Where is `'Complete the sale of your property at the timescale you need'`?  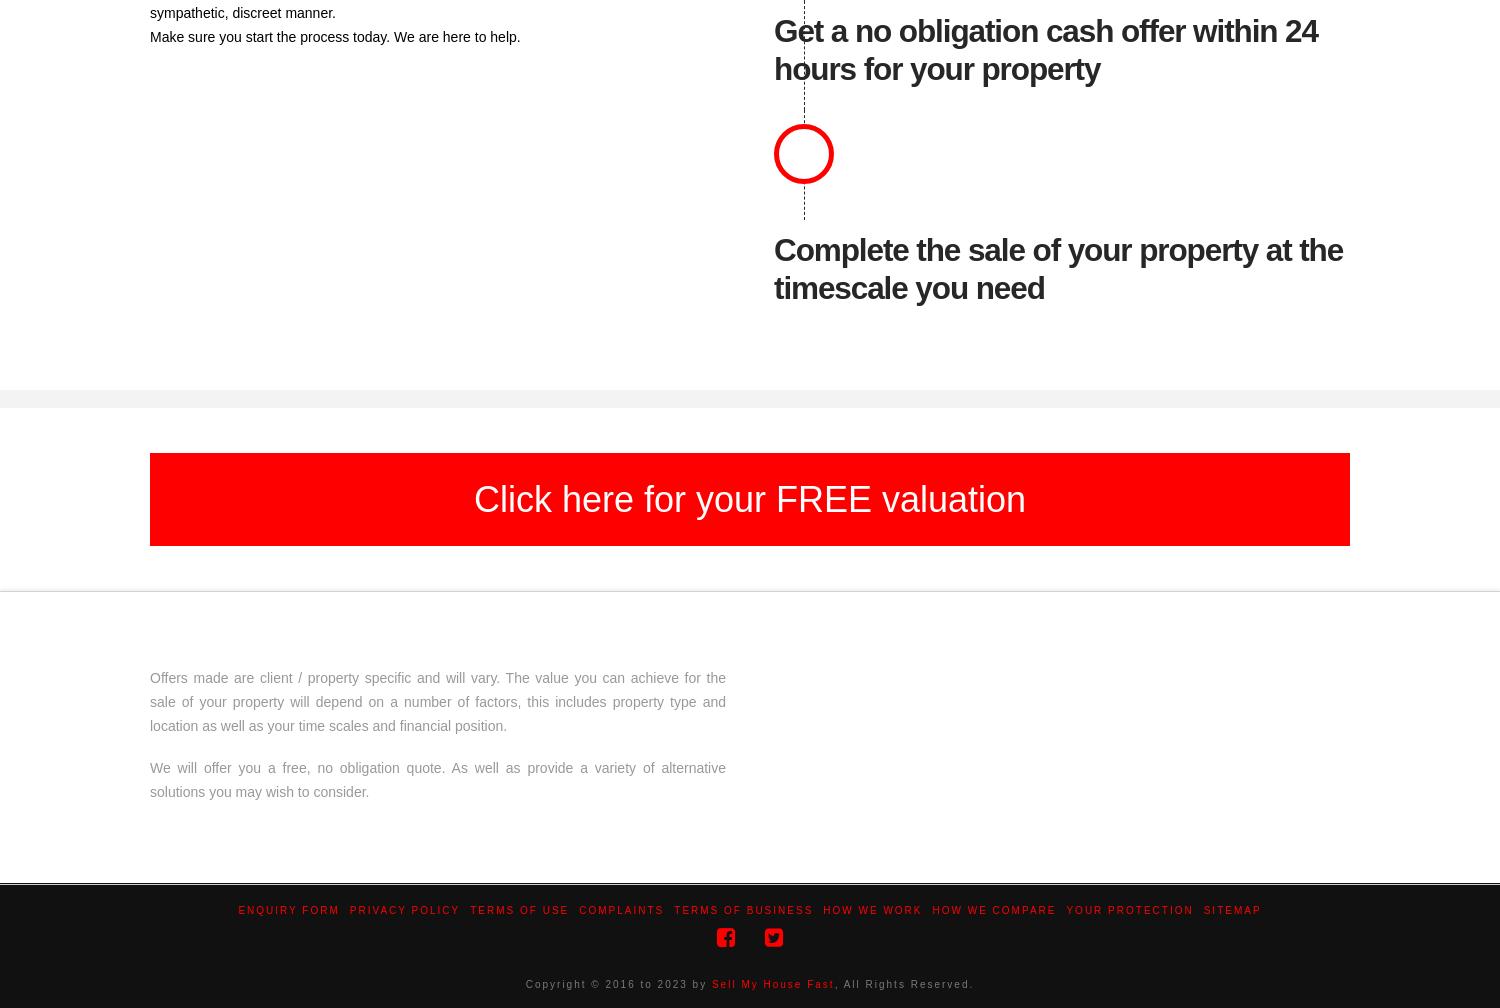
'Complete the sale of your property at the timescale you need' is located at coordinates (1058, 269).